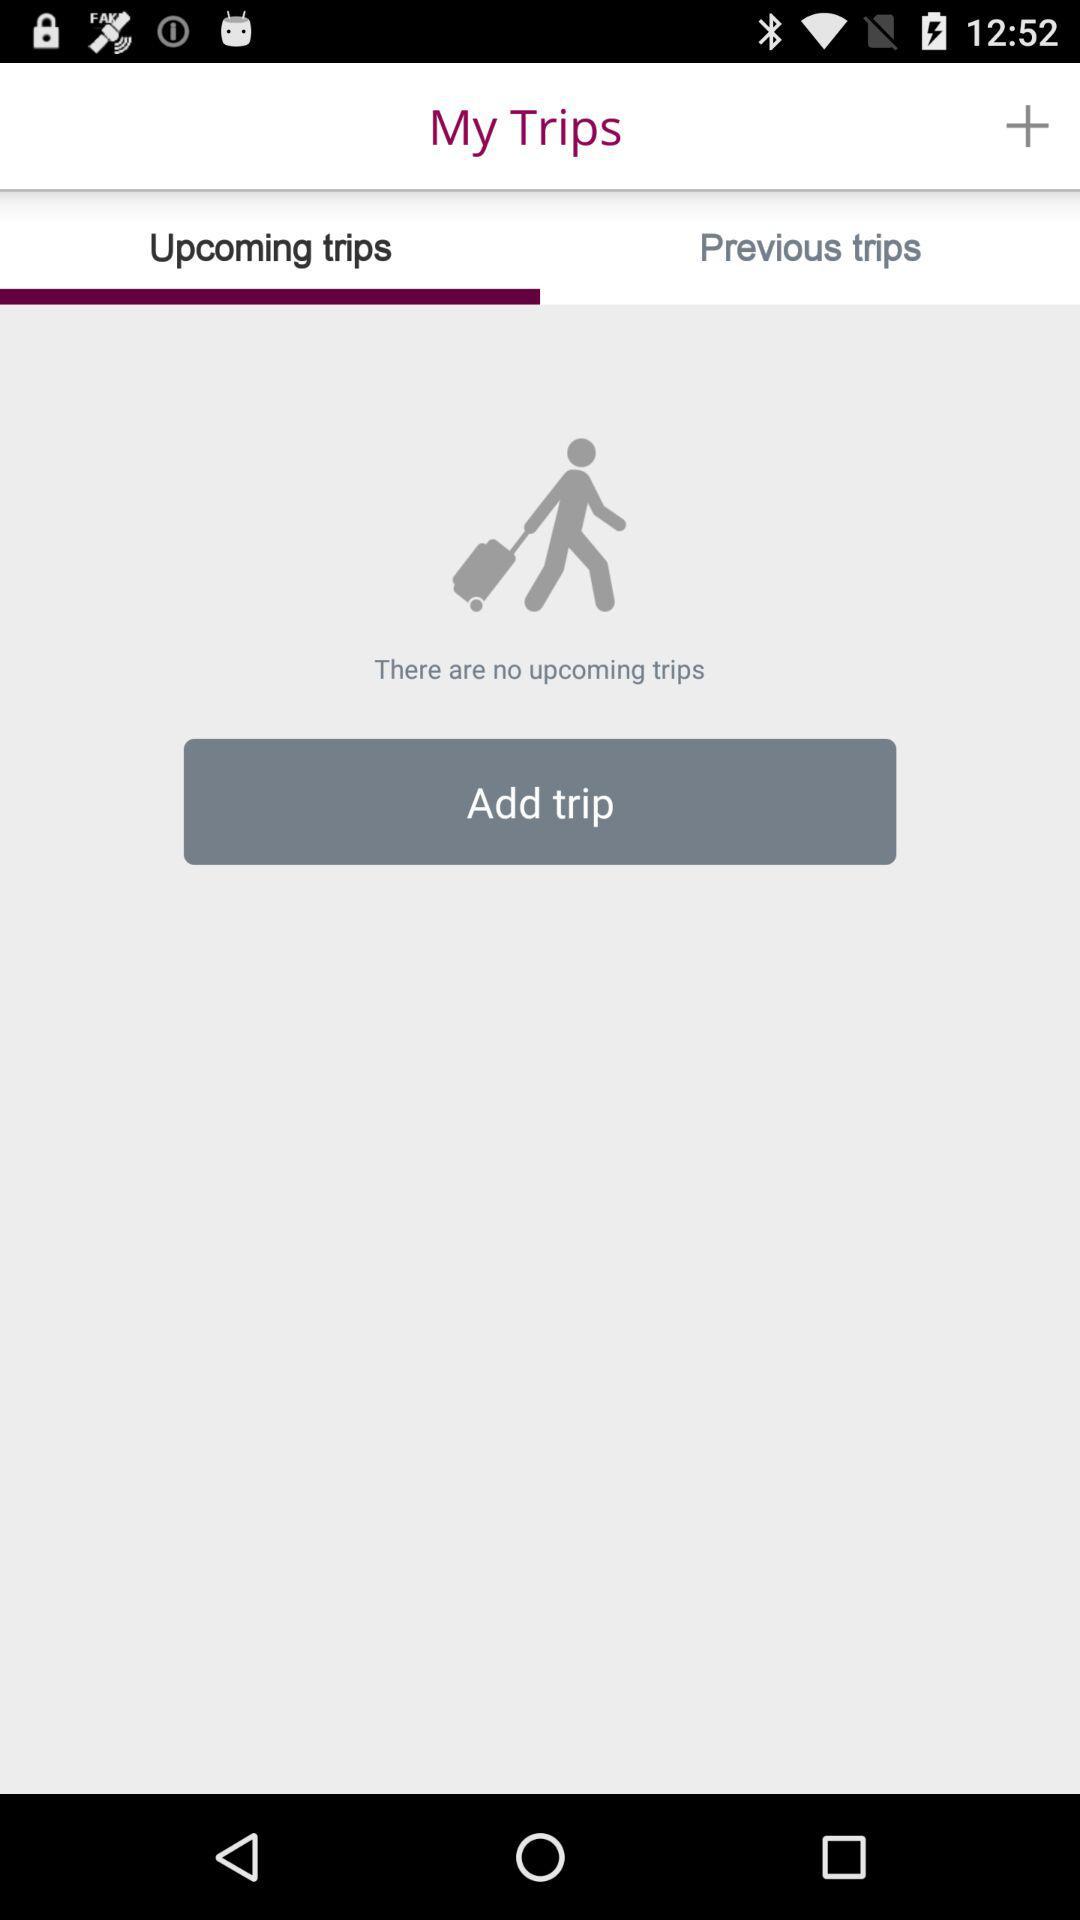  I want to click on the item to the right of the my trips, so click(1027, 124).